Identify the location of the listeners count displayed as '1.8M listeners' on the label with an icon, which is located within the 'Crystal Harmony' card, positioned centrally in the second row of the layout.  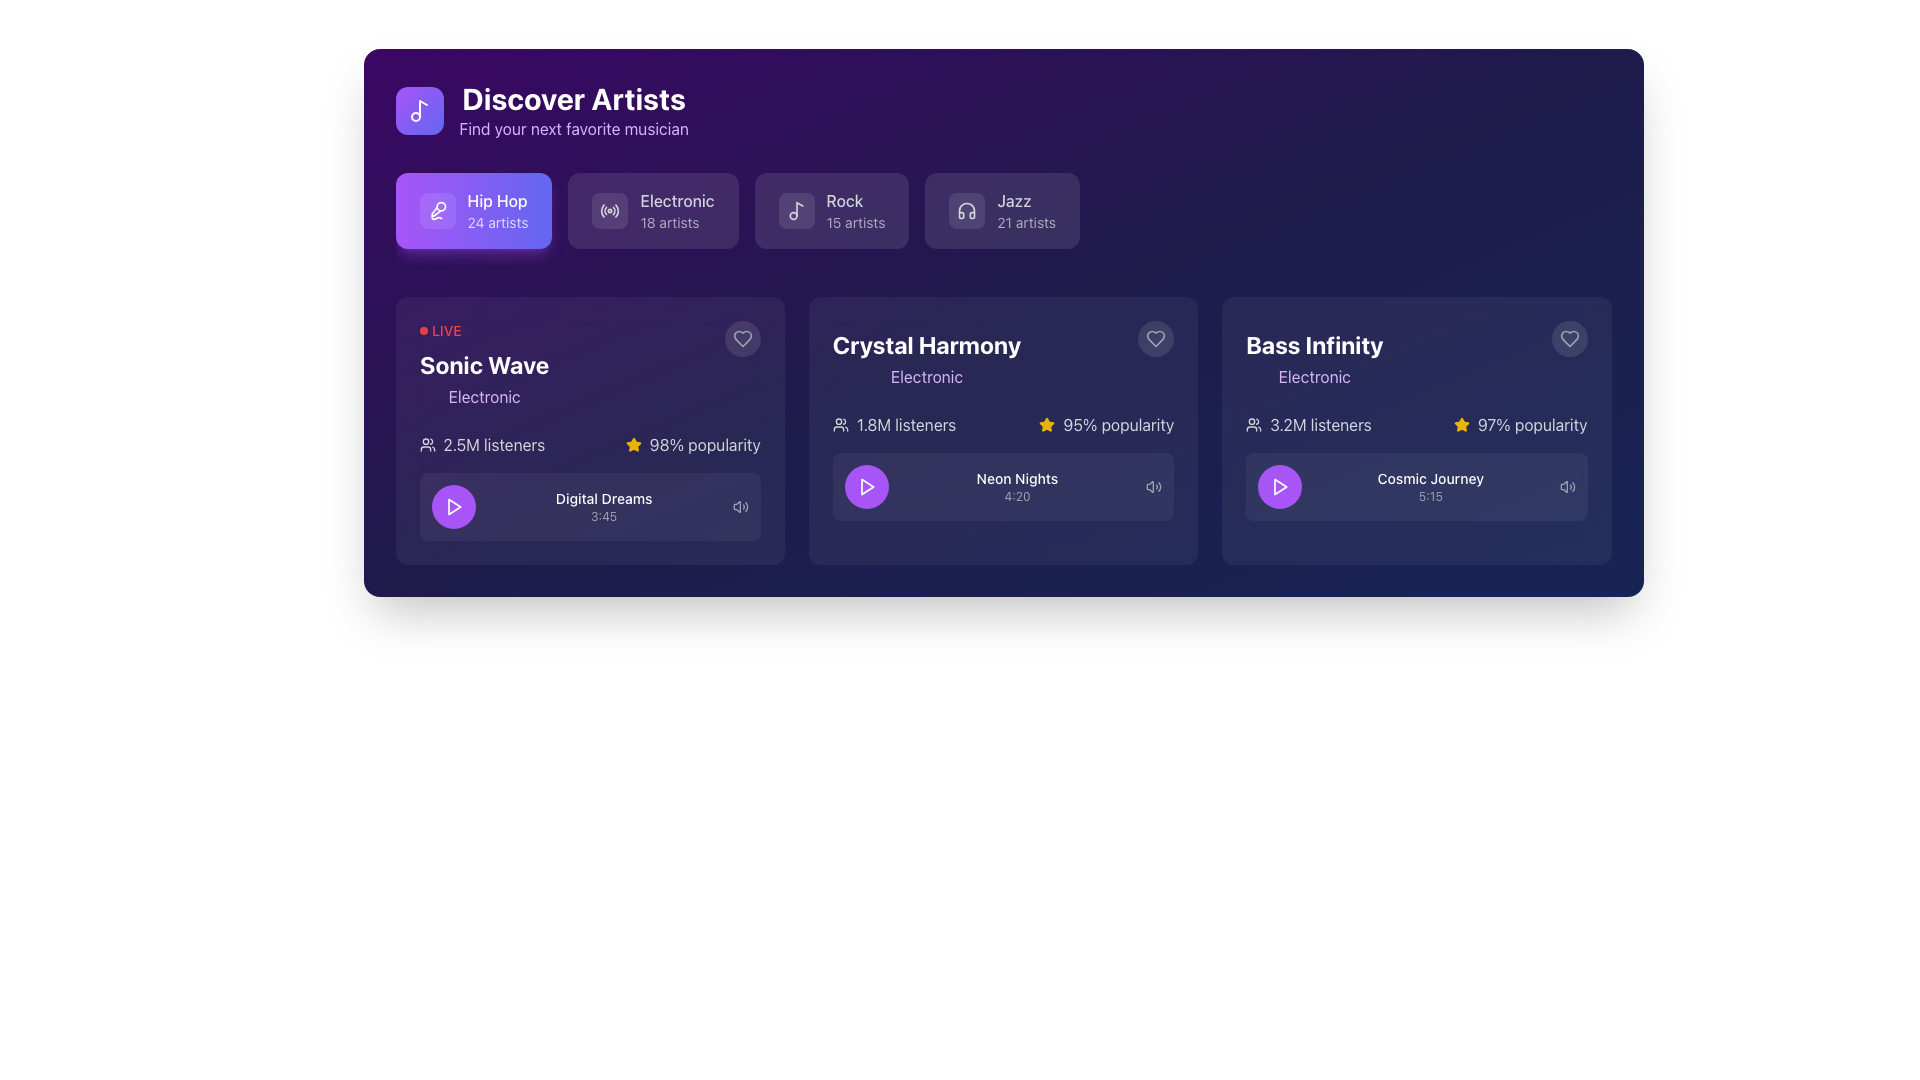
(893, 423).